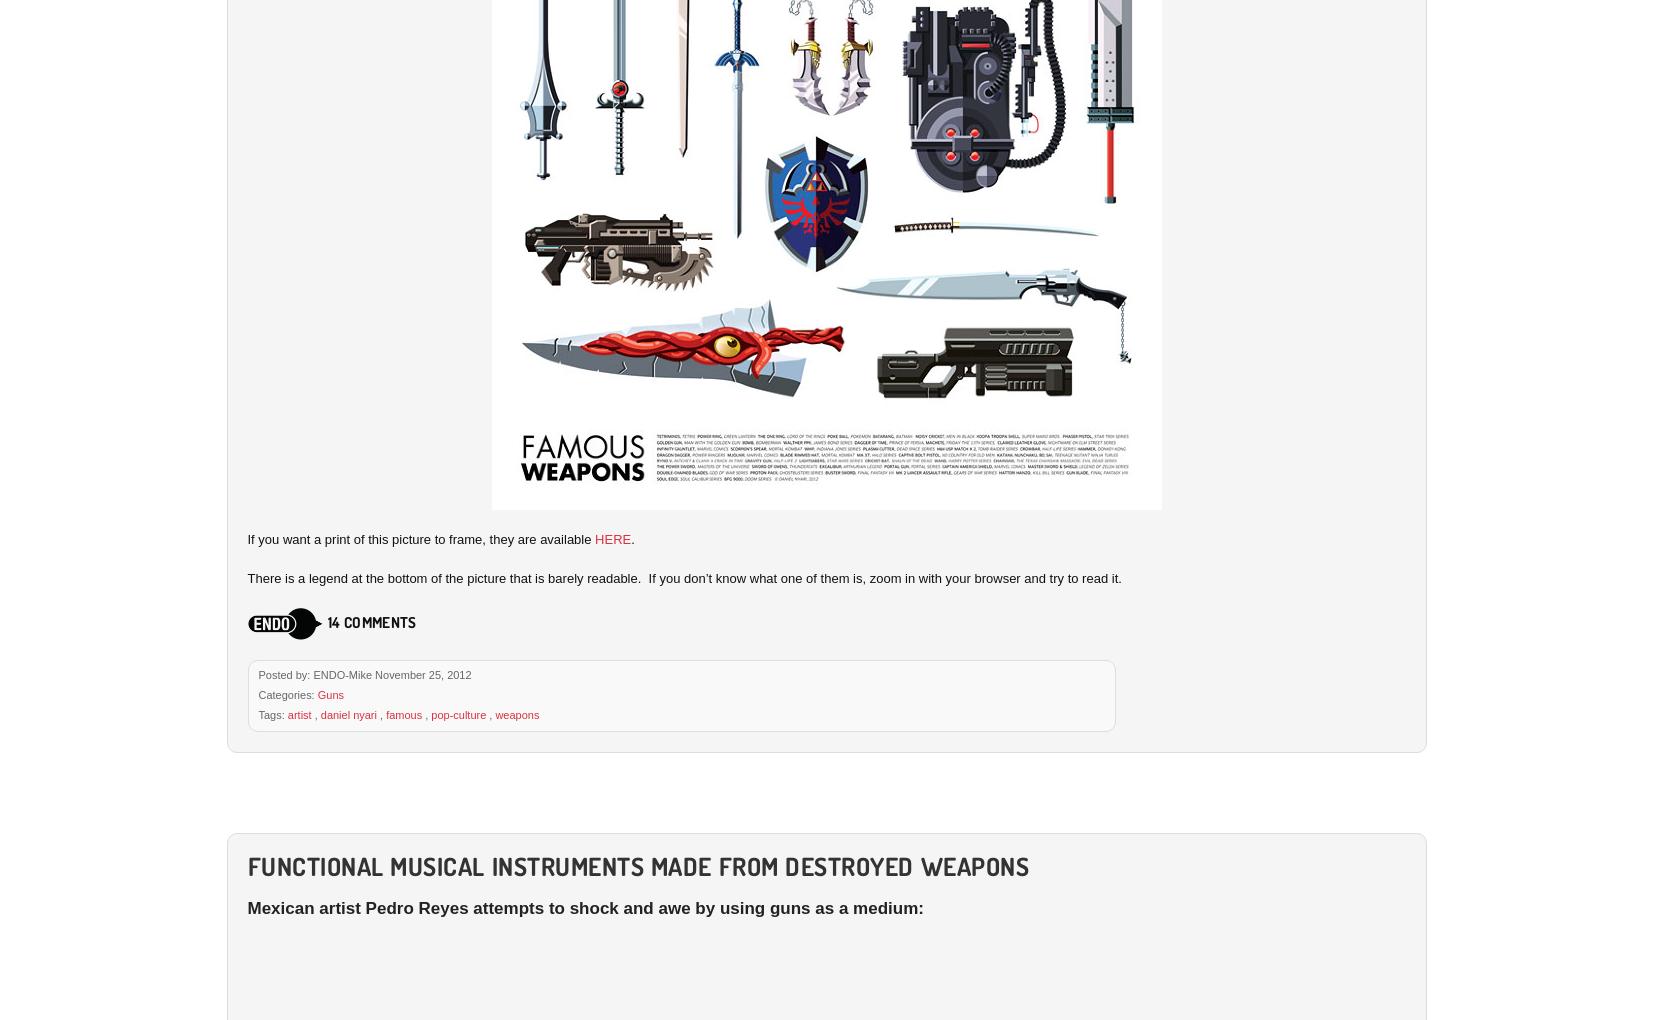 This screenshot has width=1653, height=1020. I want to click on 'weapons', so click(516, 713).